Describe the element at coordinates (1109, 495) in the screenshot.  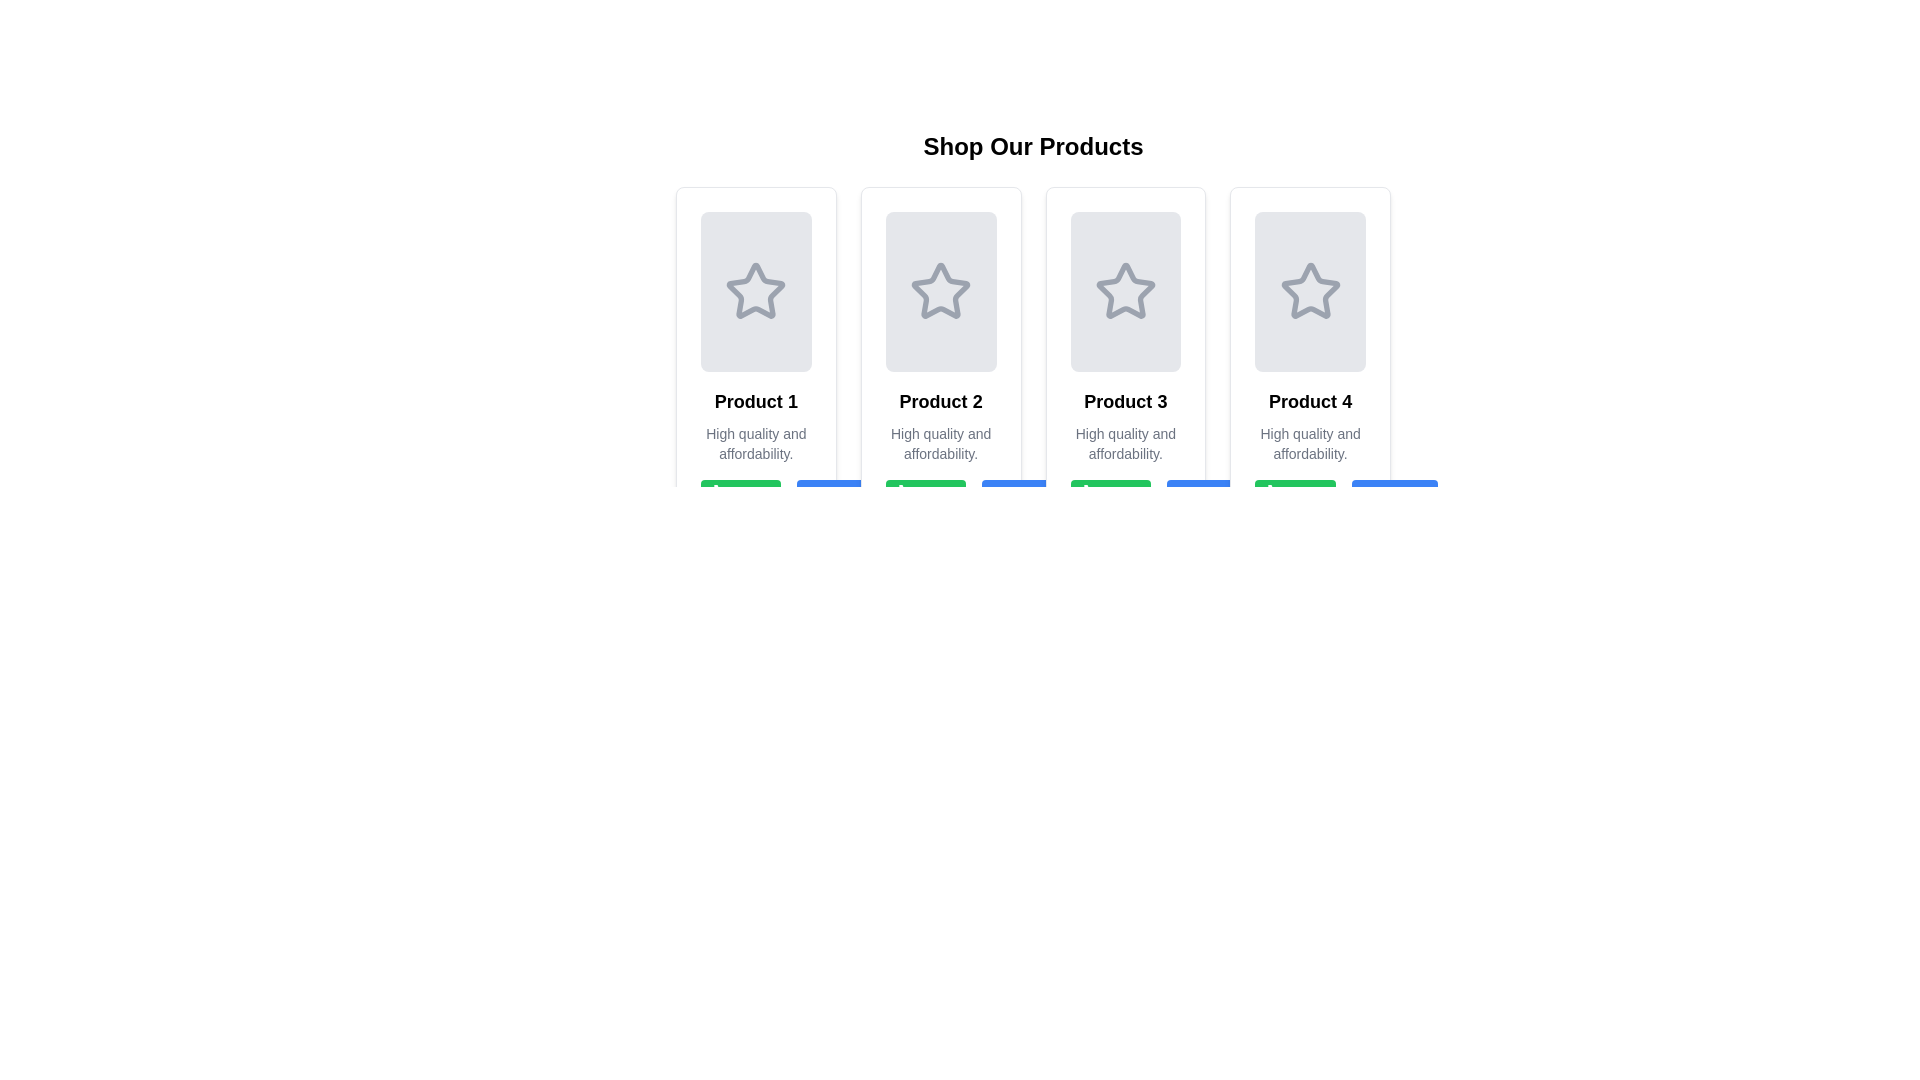
I see `the 'Add to Cart' button for 'Product 3'` at that location.